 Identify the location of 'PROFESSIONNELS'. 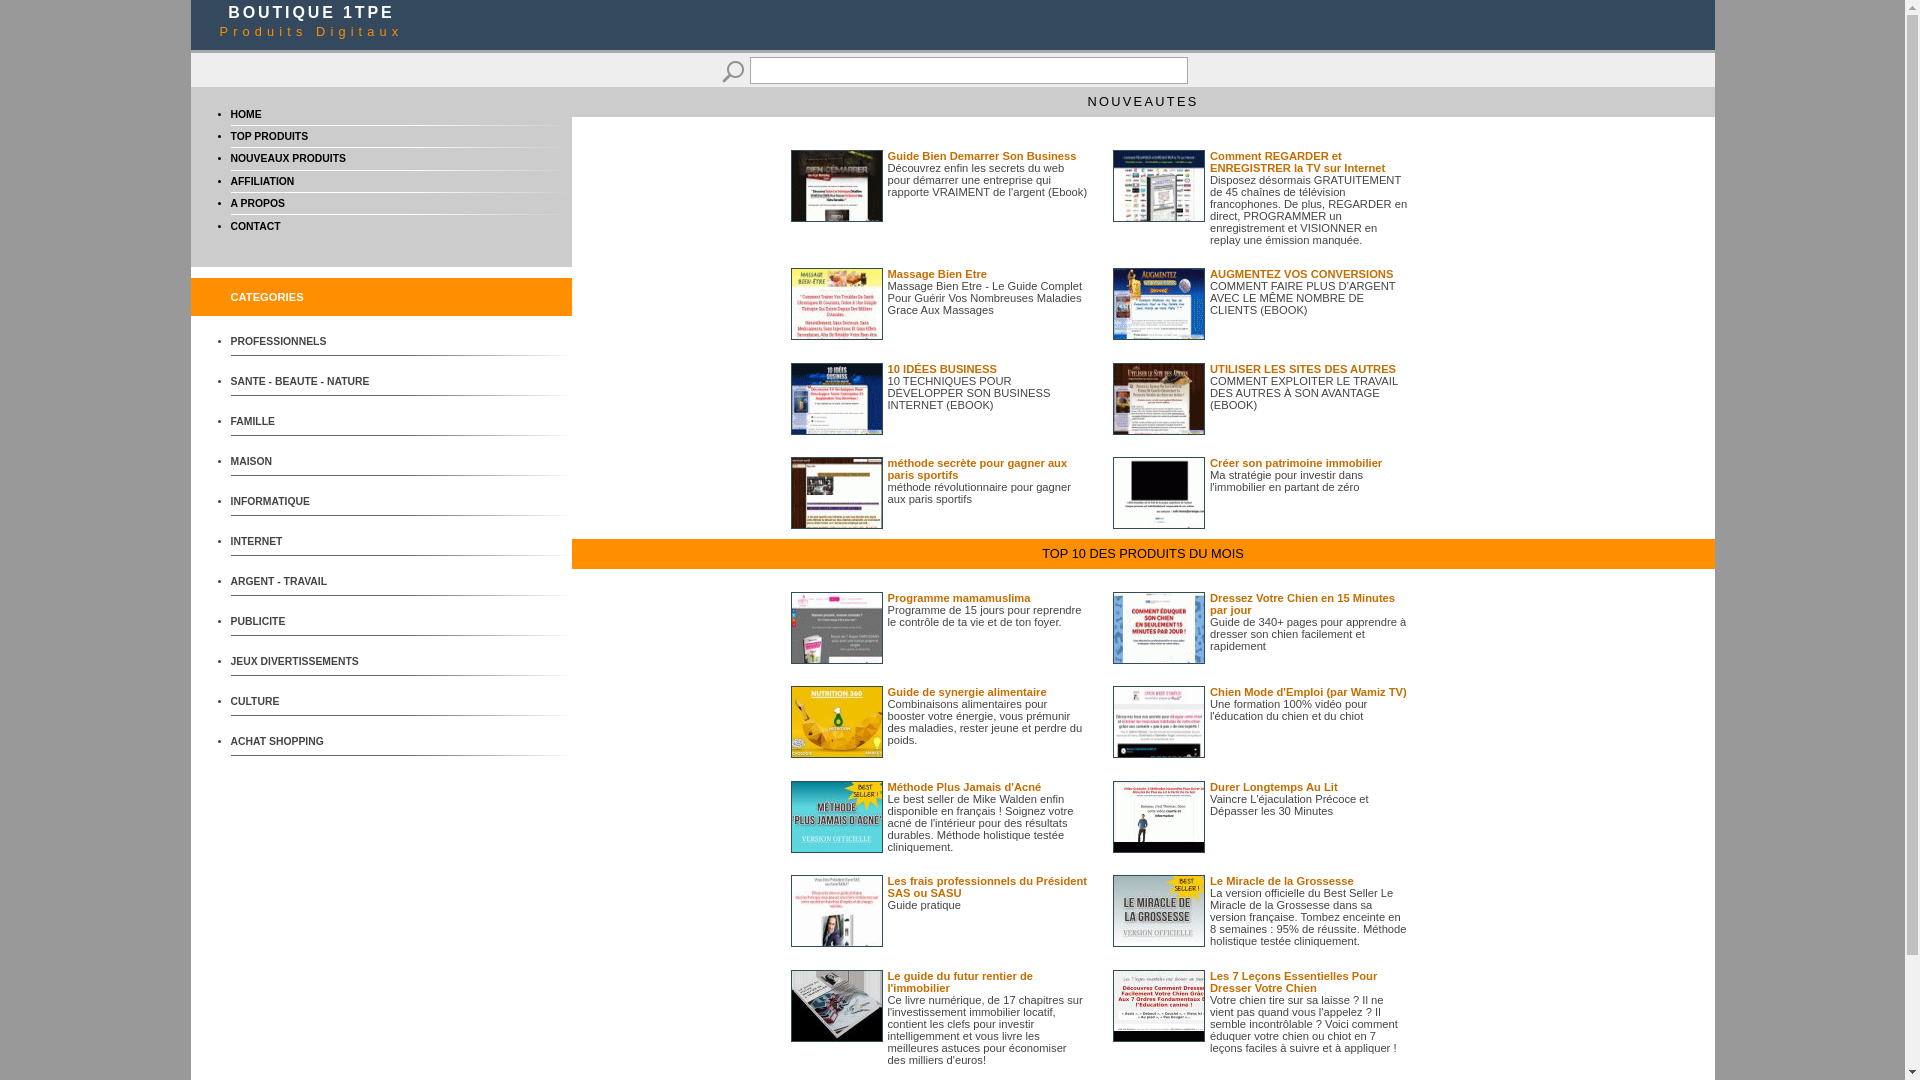
(304, 340).